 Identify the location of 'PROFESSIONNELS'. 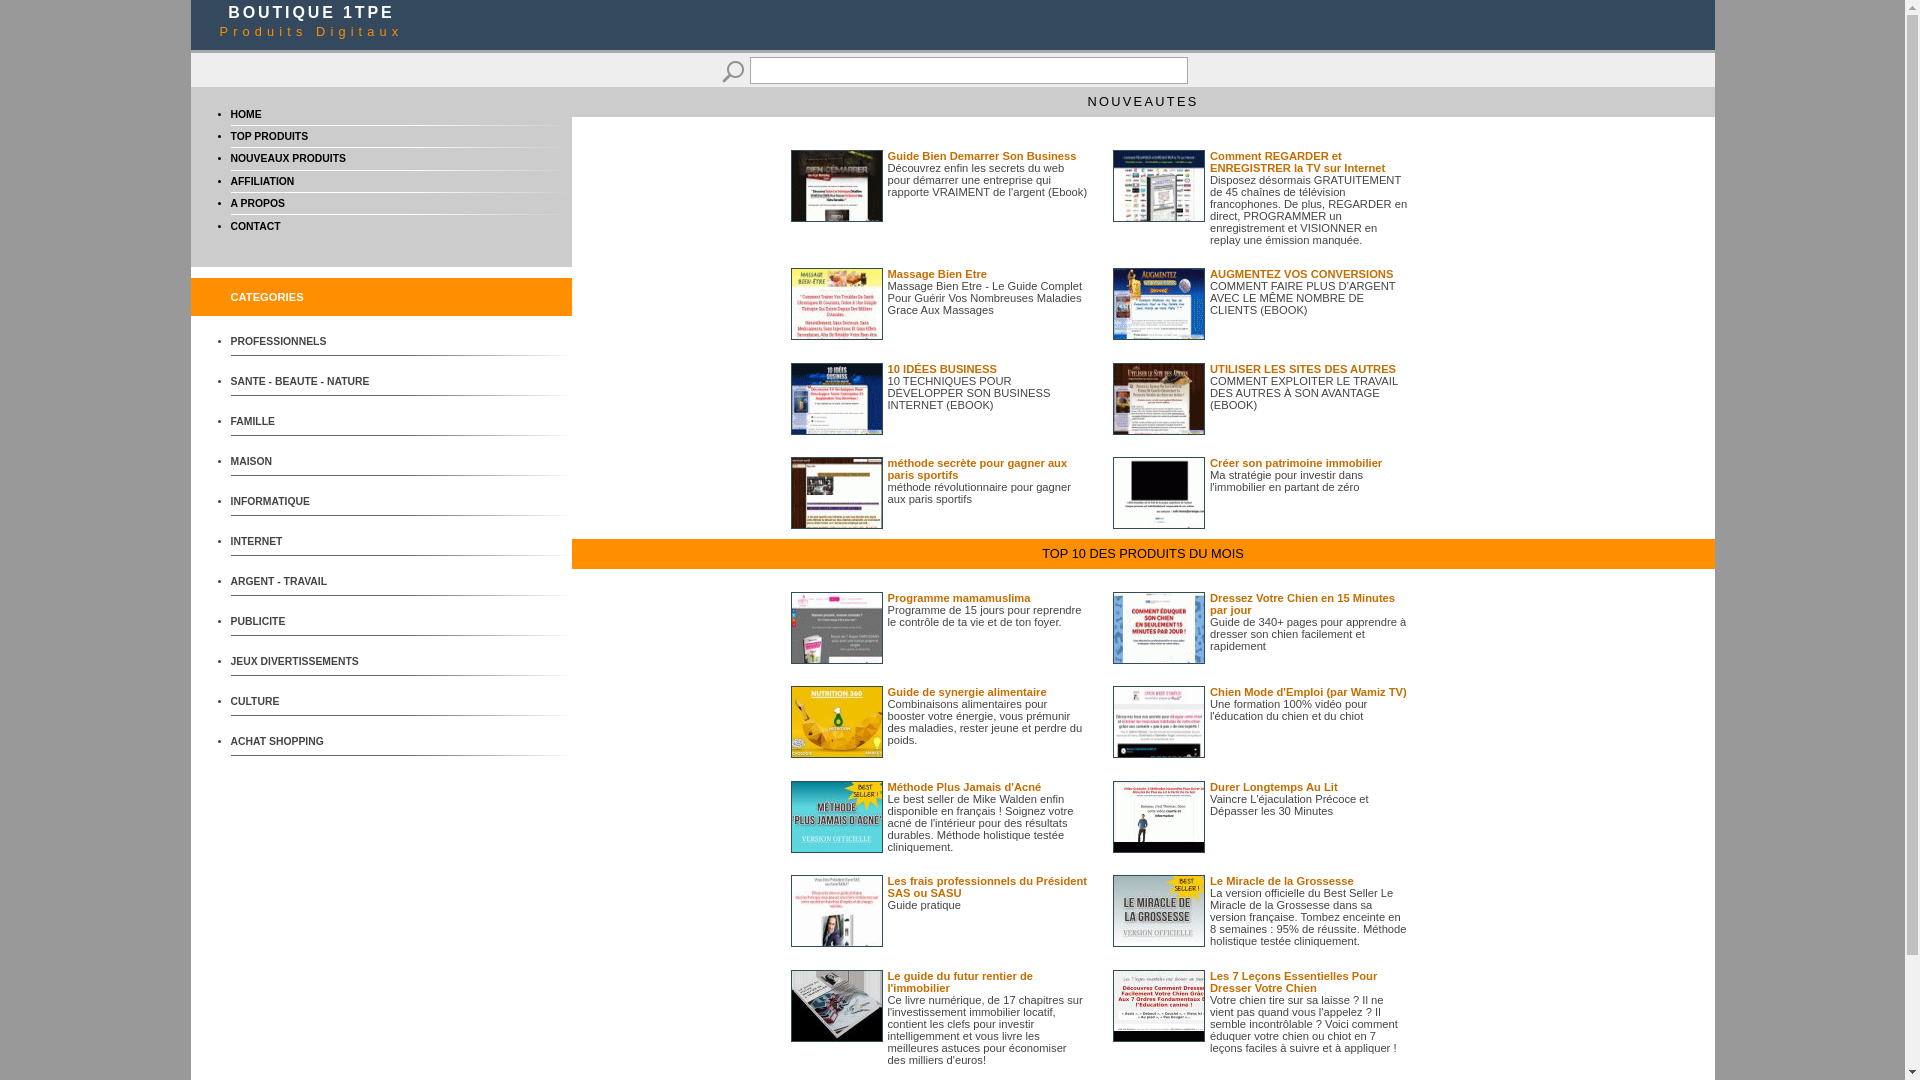
(304, 340).